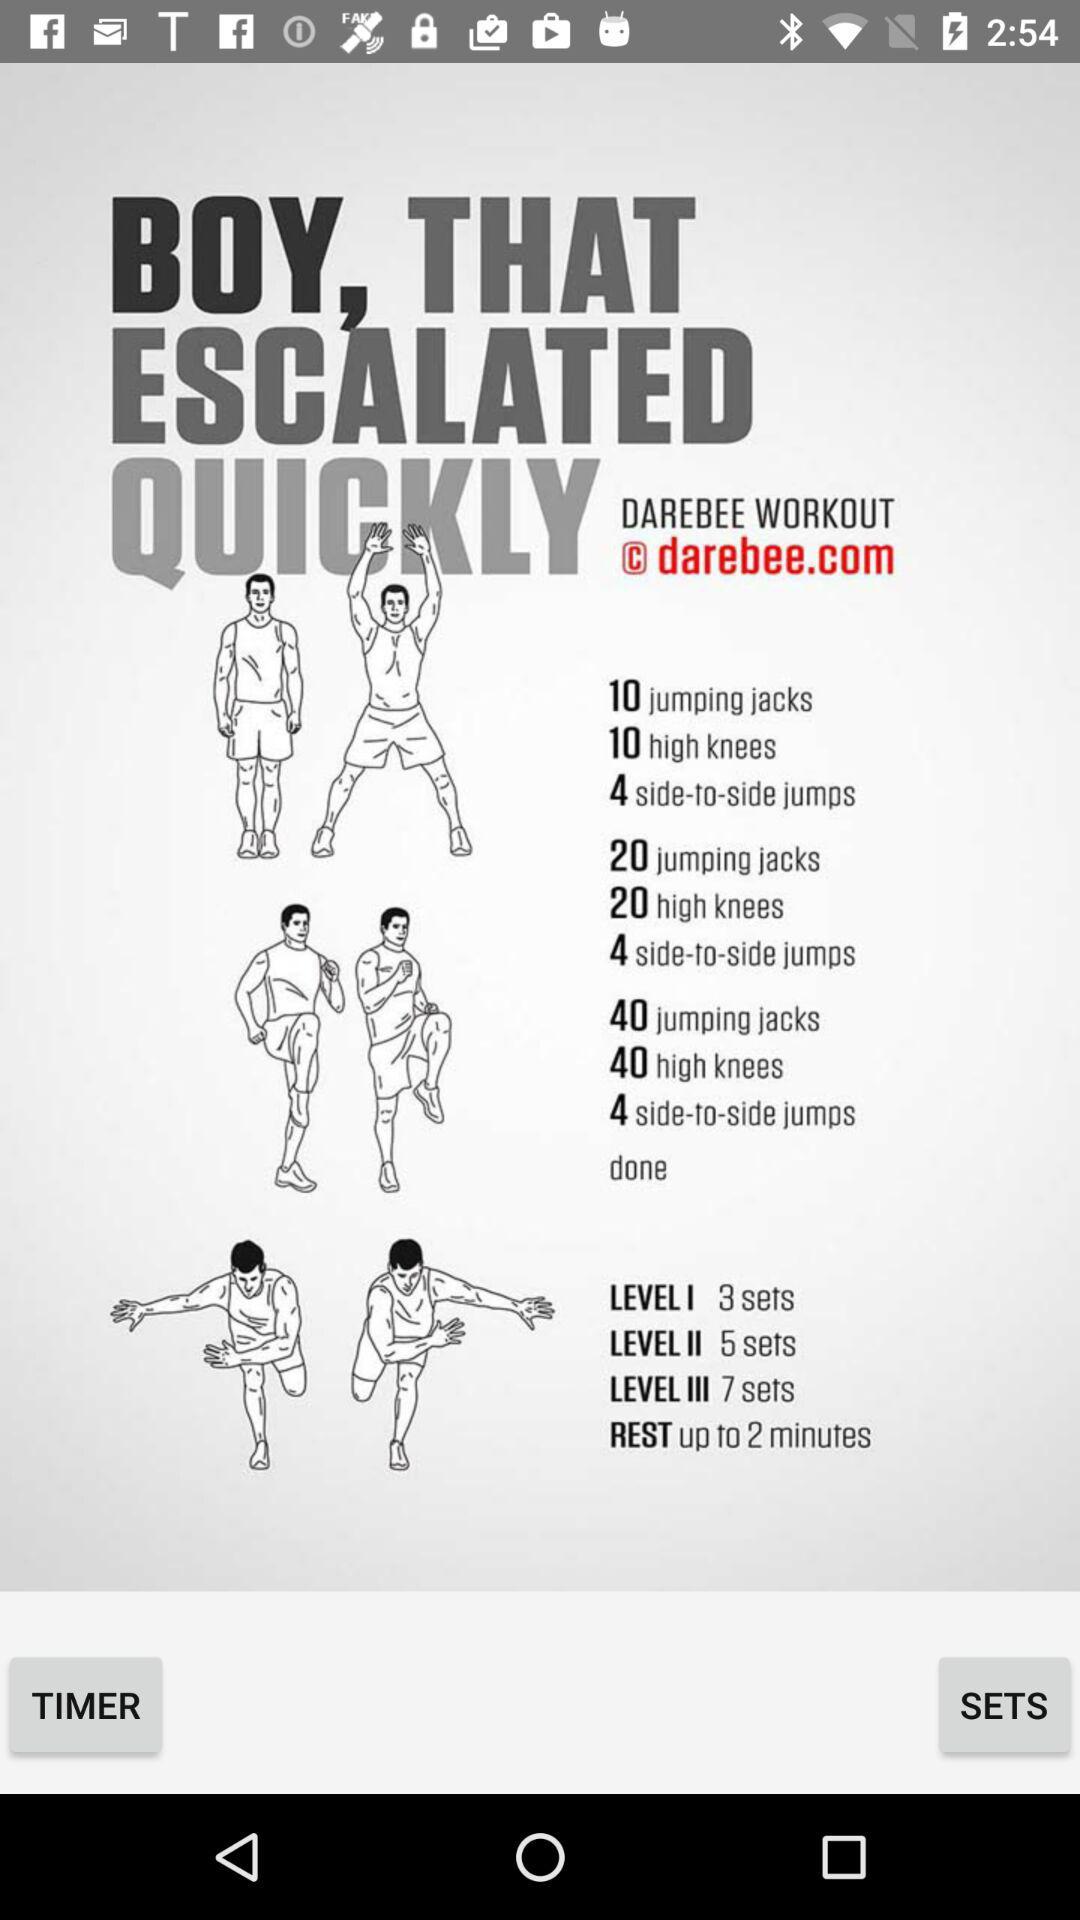 The image size is (1080, 1920). Describe the element at coordinates (85, 1703) in the screenshot. I see `icon to the left of the sets icon` at that location.